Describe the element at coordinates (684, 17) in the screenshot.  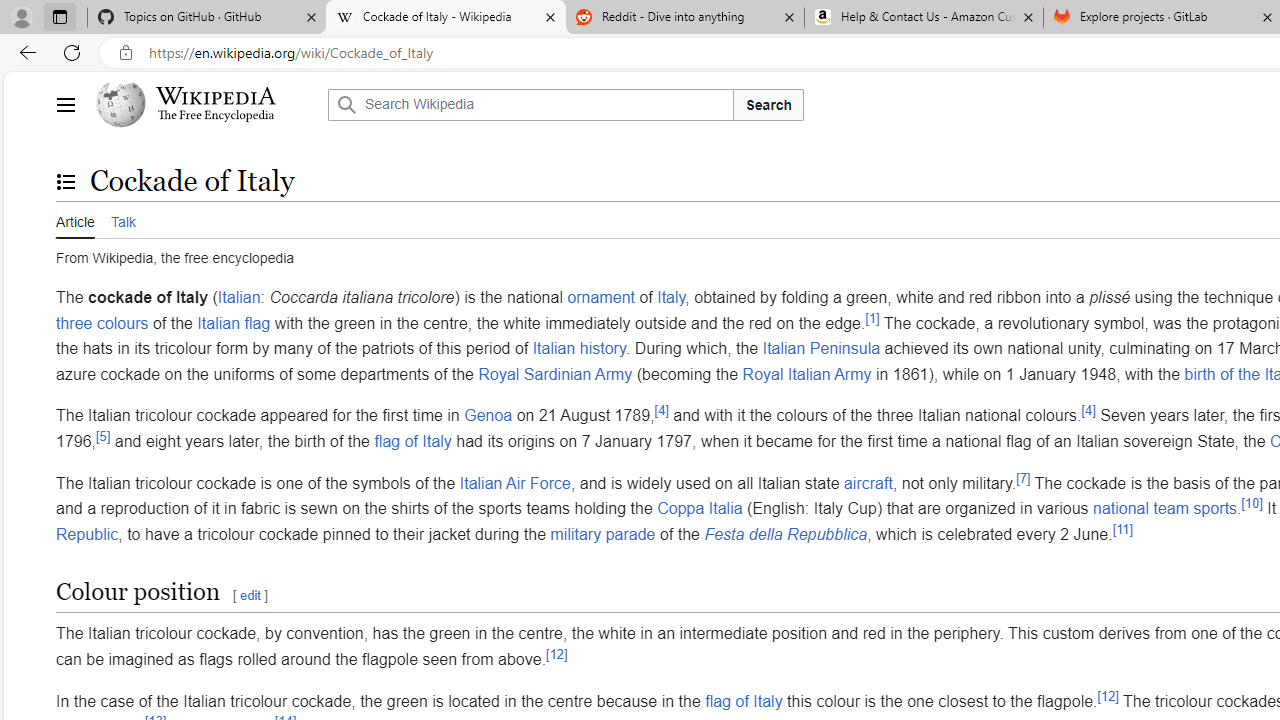
I see `'Reddit - Dive into anything'` at that location.